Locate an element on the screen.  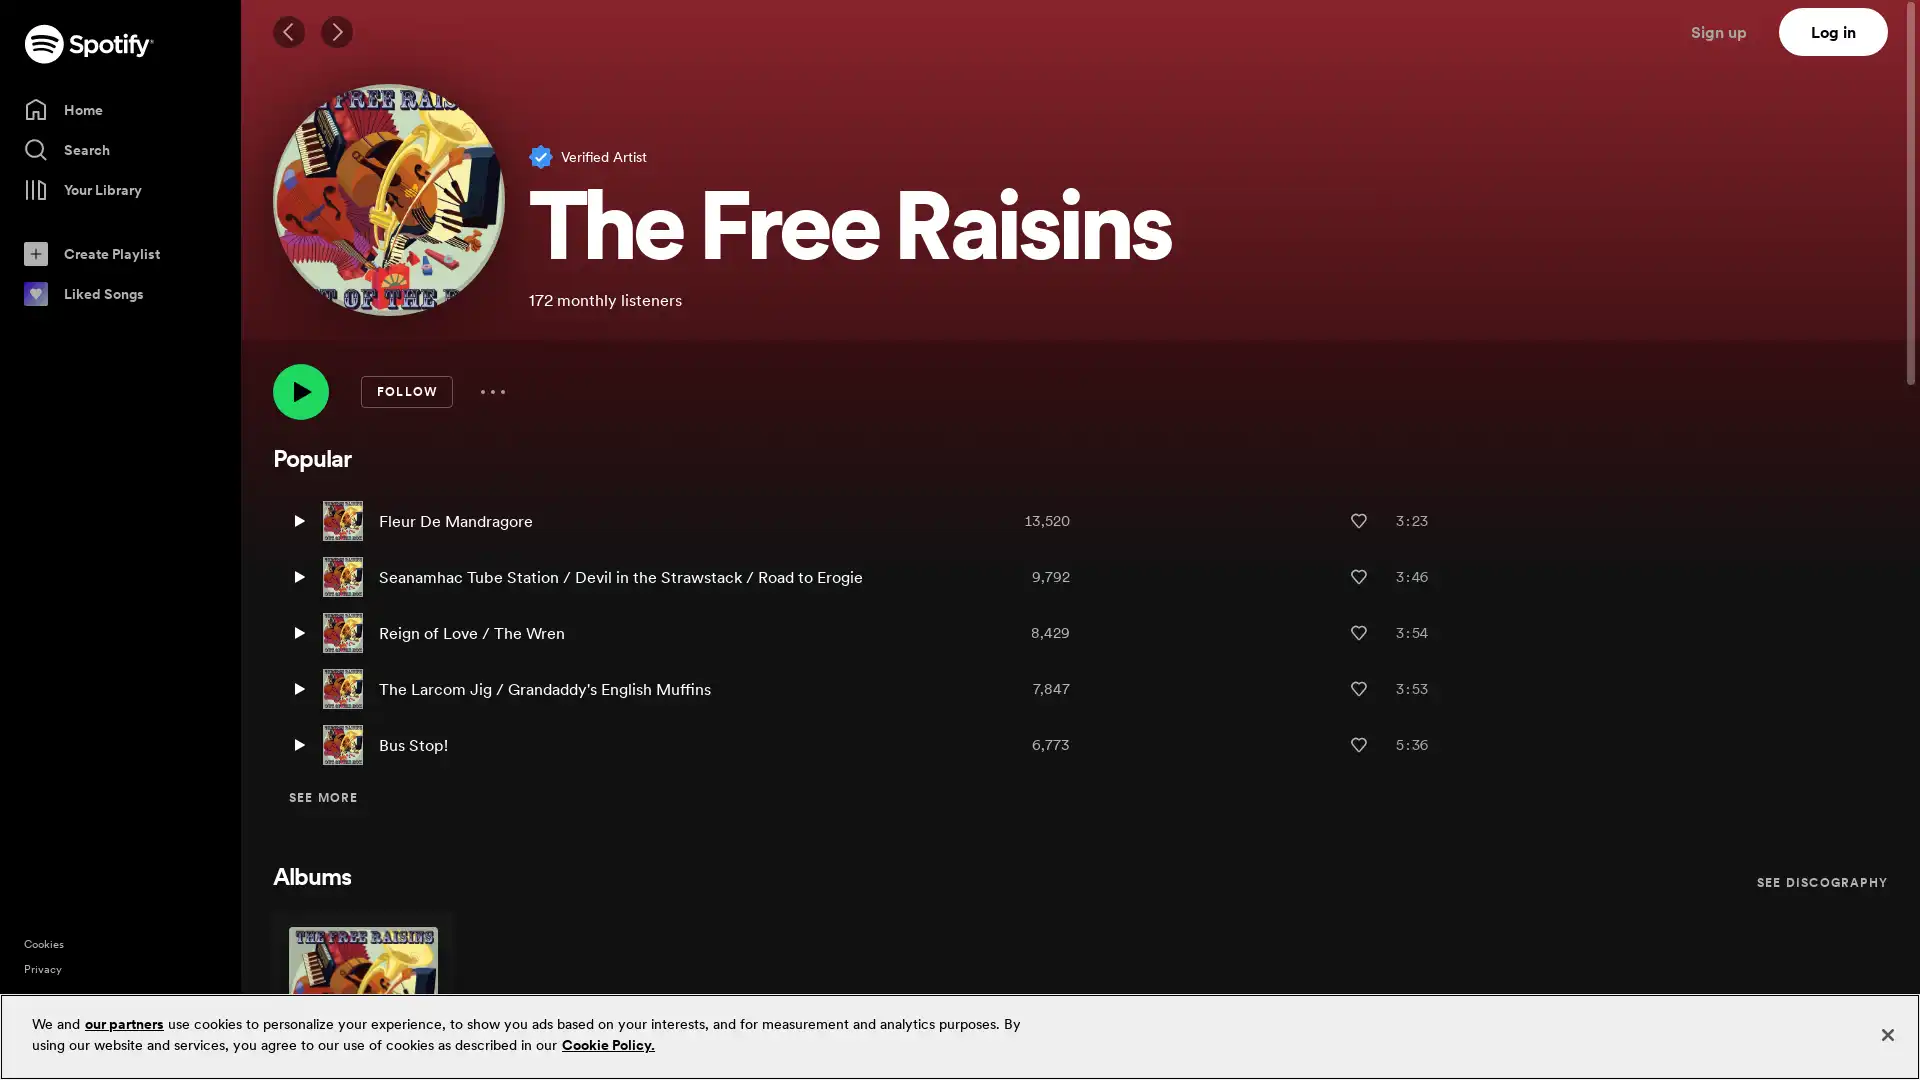
Play Reign of Love / The Wren by The Free Raisins is located at coordinates (297, 632).